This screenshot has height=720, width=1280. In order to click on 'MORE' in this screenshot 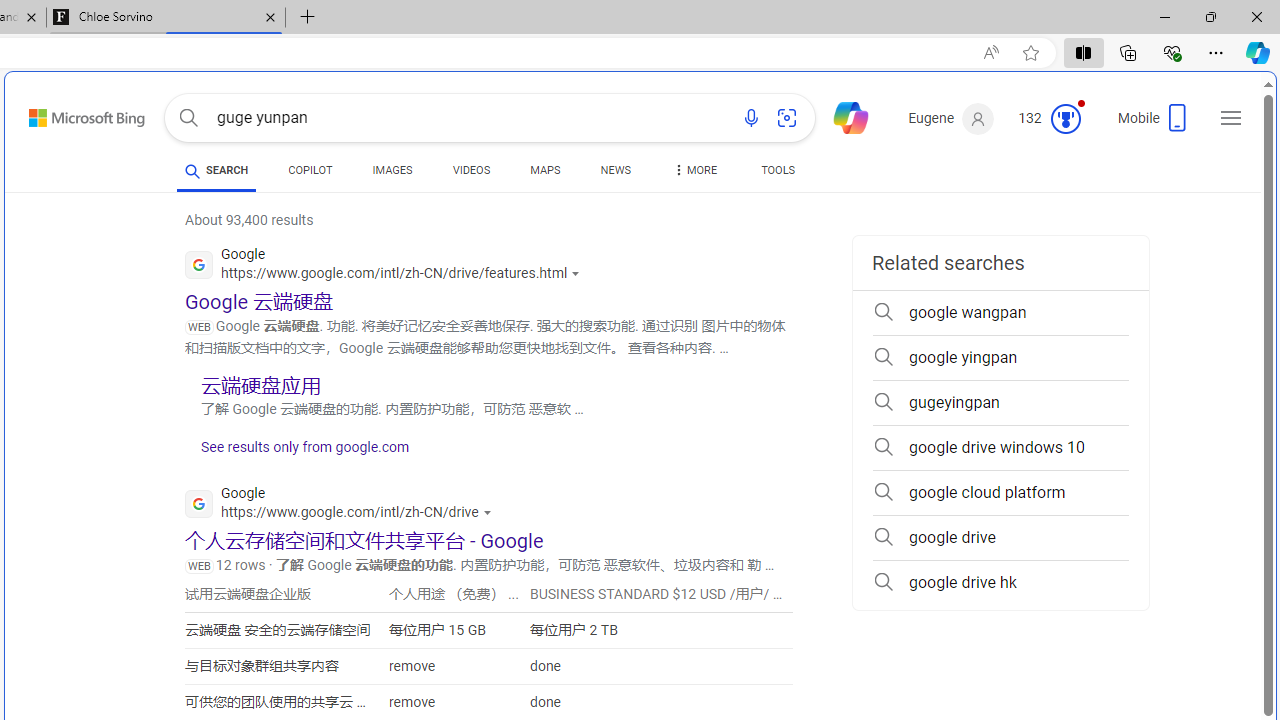, I will do `click(693, 172)`.